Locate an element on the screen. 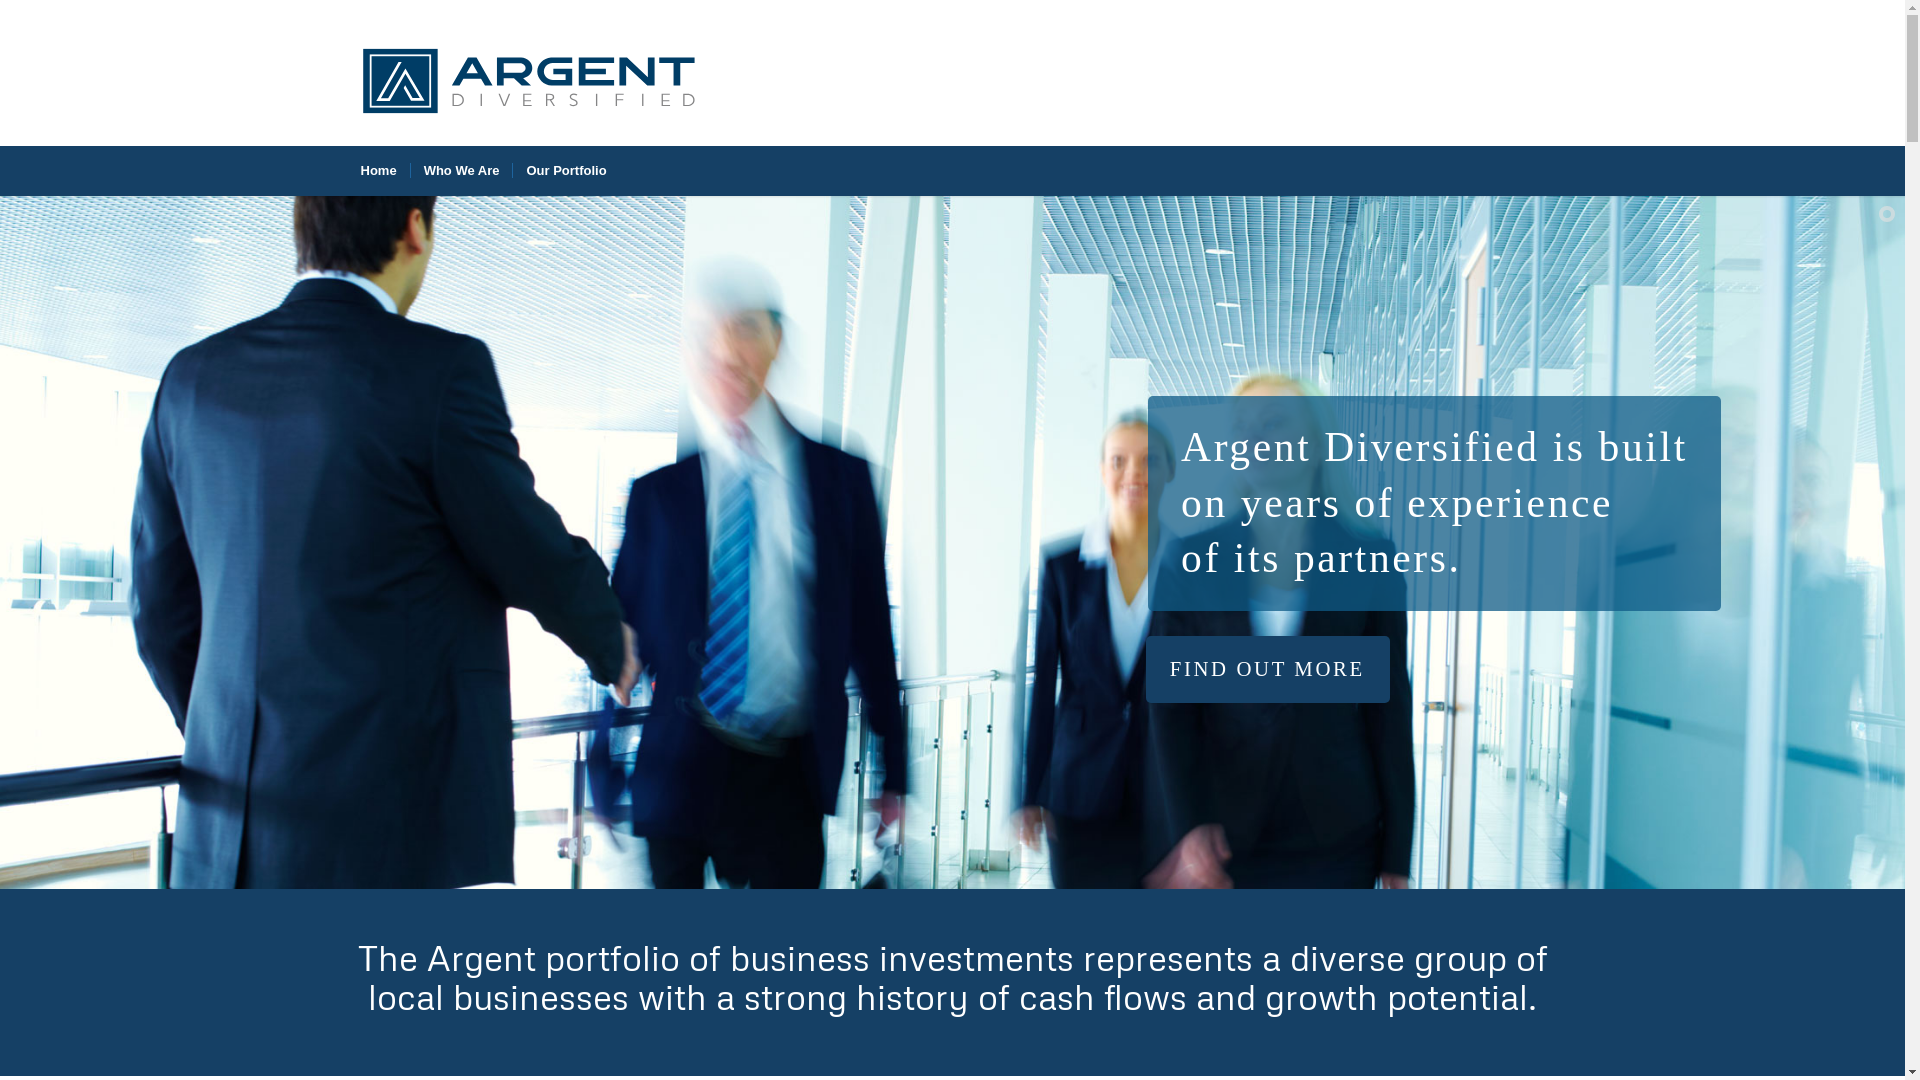 This screenshot has width=1920, height=1080. 'Who We Are' is located at coordinates (460, 169).